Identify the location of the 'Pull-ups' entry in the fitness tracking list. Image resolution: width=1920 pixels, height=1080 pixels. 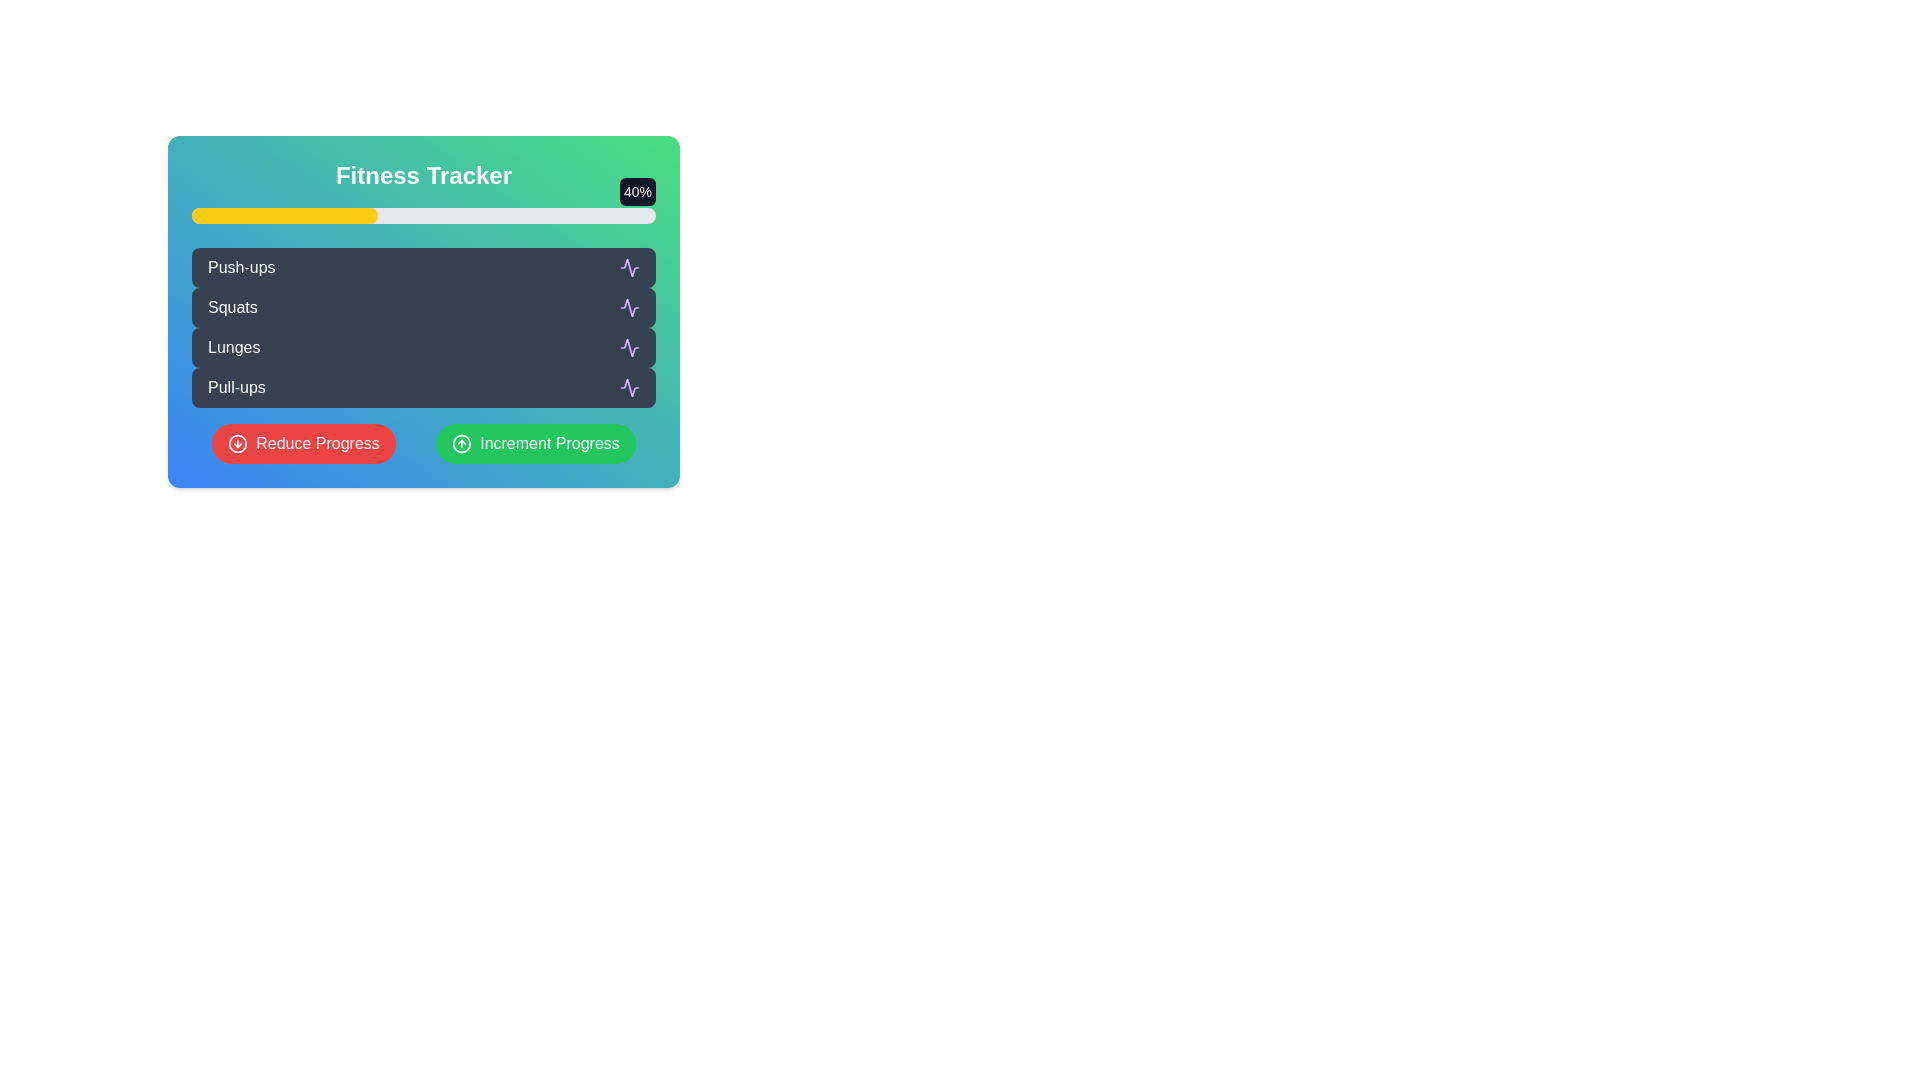
(422, 388).